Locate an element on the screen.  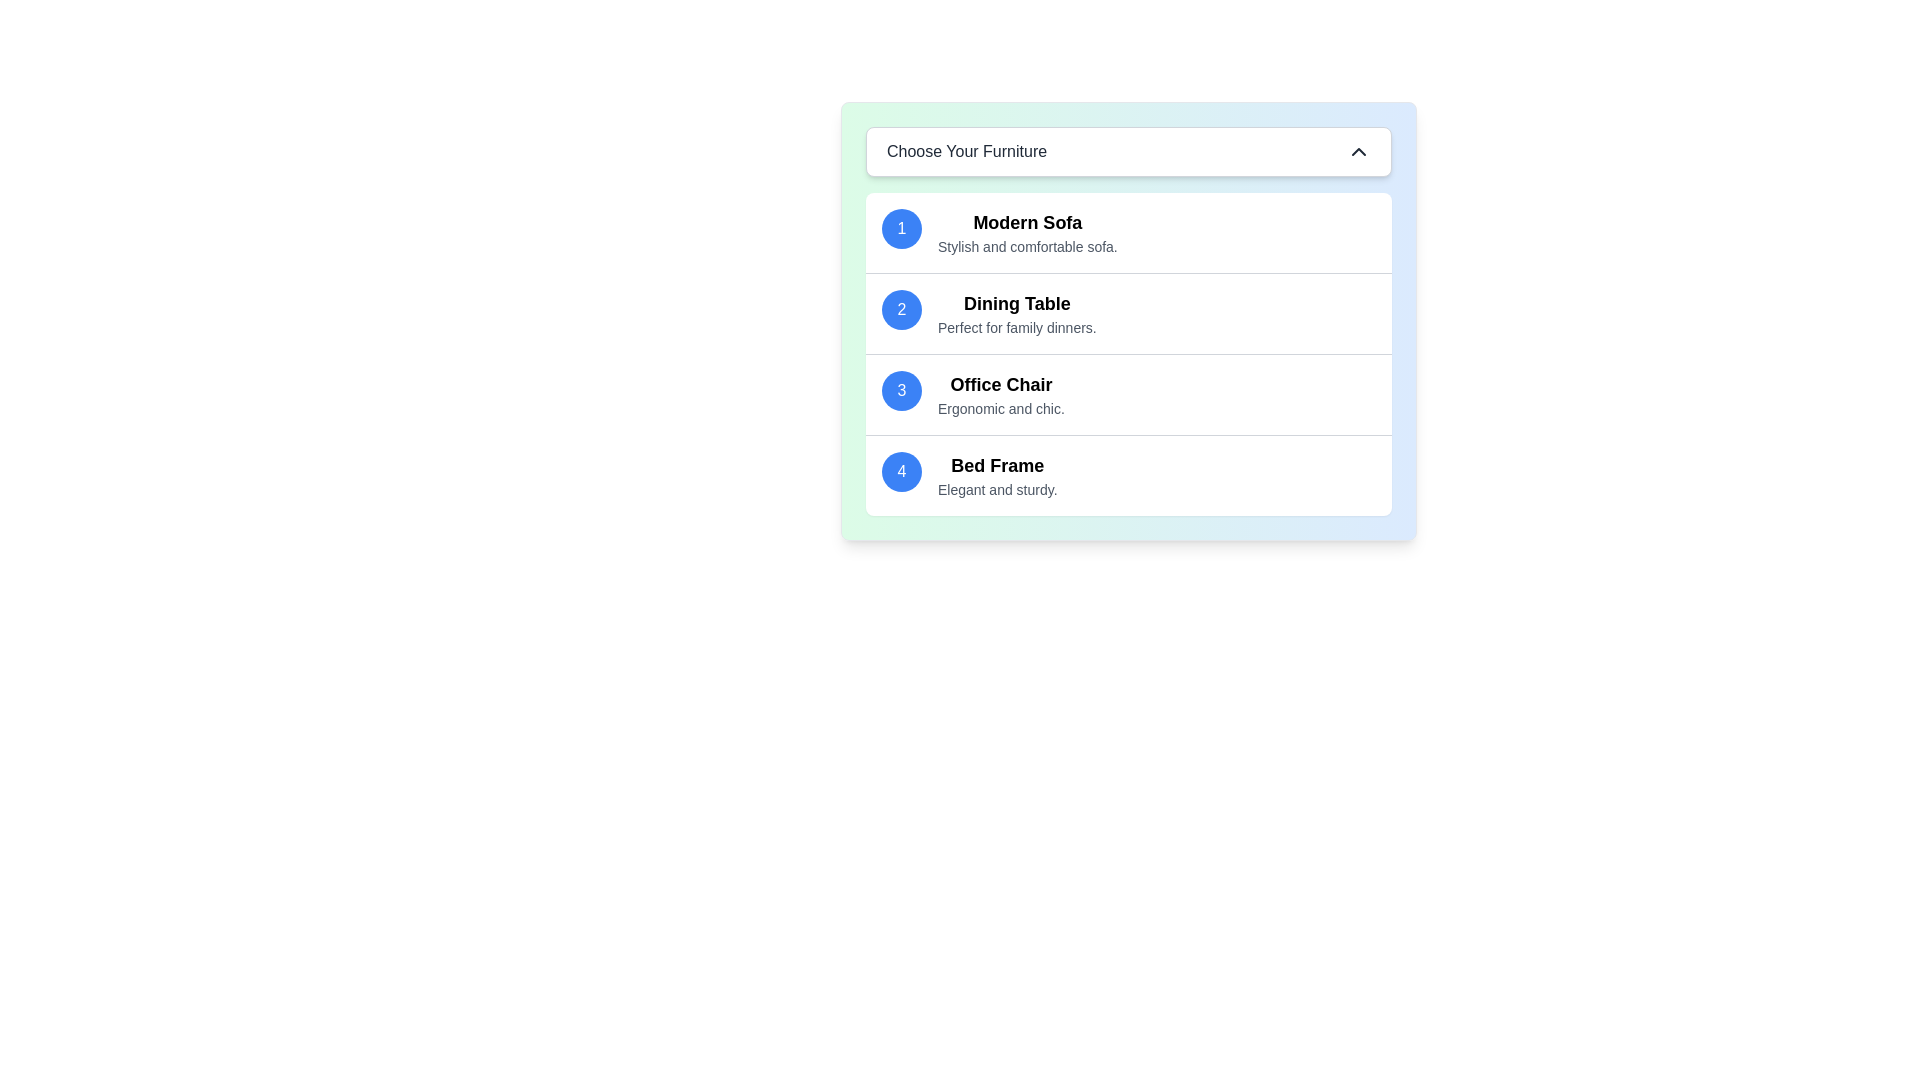
the circular badge located on the left side of the 'Bed Frame' row item in the vertical list layout is located at coordinates (901, 471).